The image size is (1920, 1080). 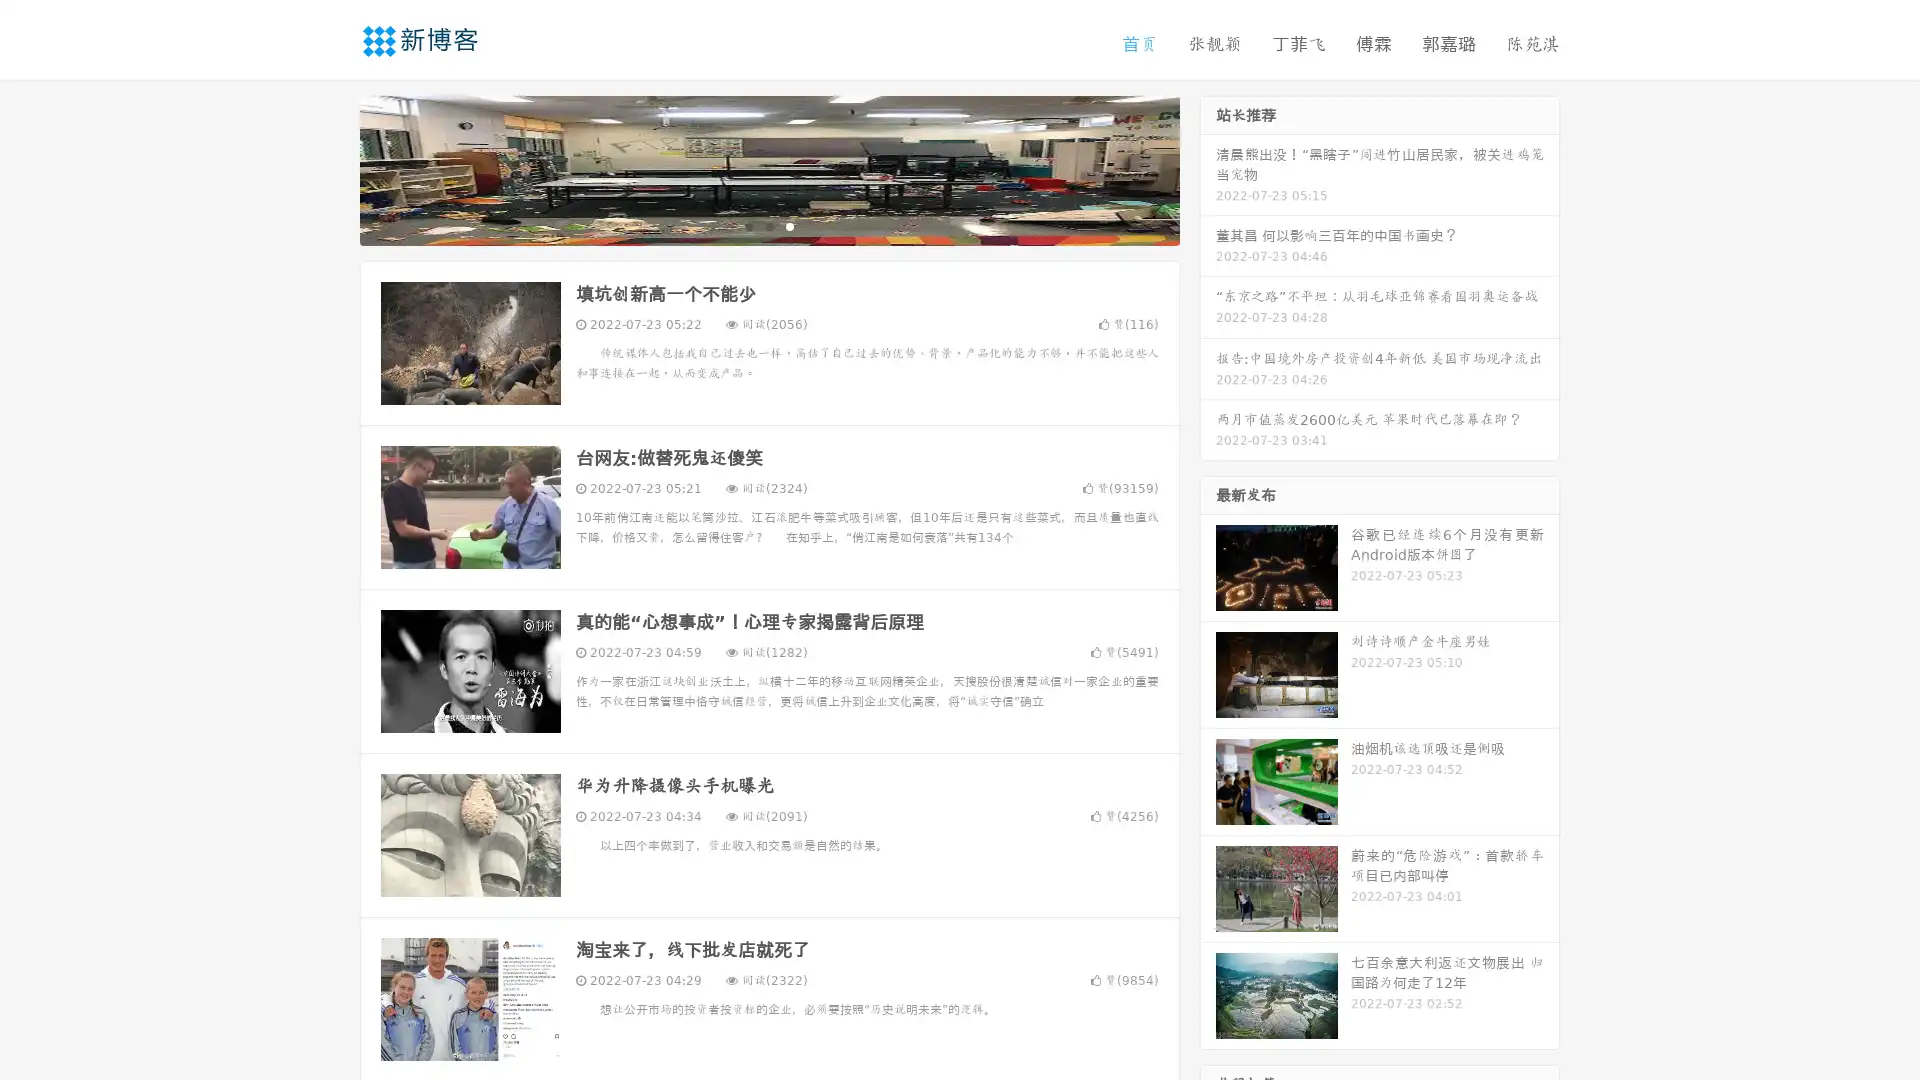 I want to click on Go to slide 3, so click(x=789, y=225).